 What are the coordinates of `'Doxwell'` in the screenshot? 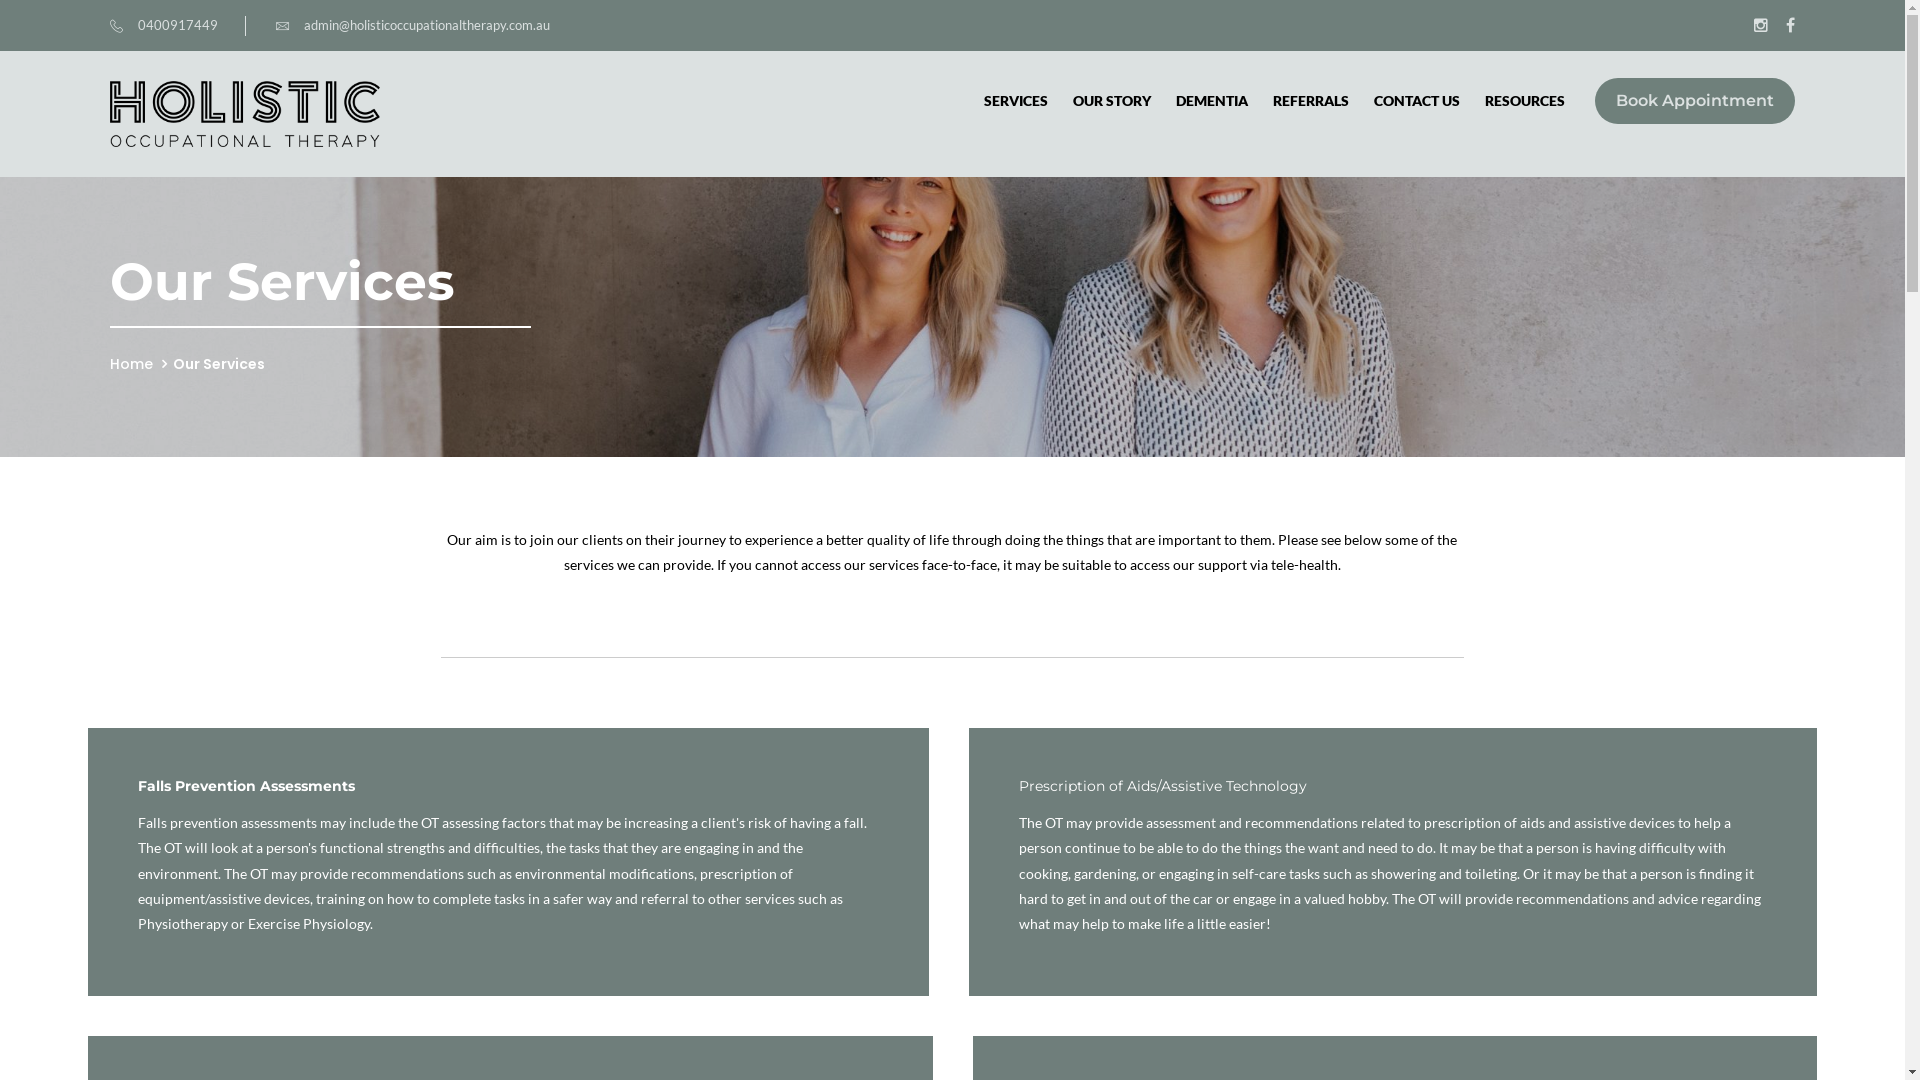 It's located at (243, 114).